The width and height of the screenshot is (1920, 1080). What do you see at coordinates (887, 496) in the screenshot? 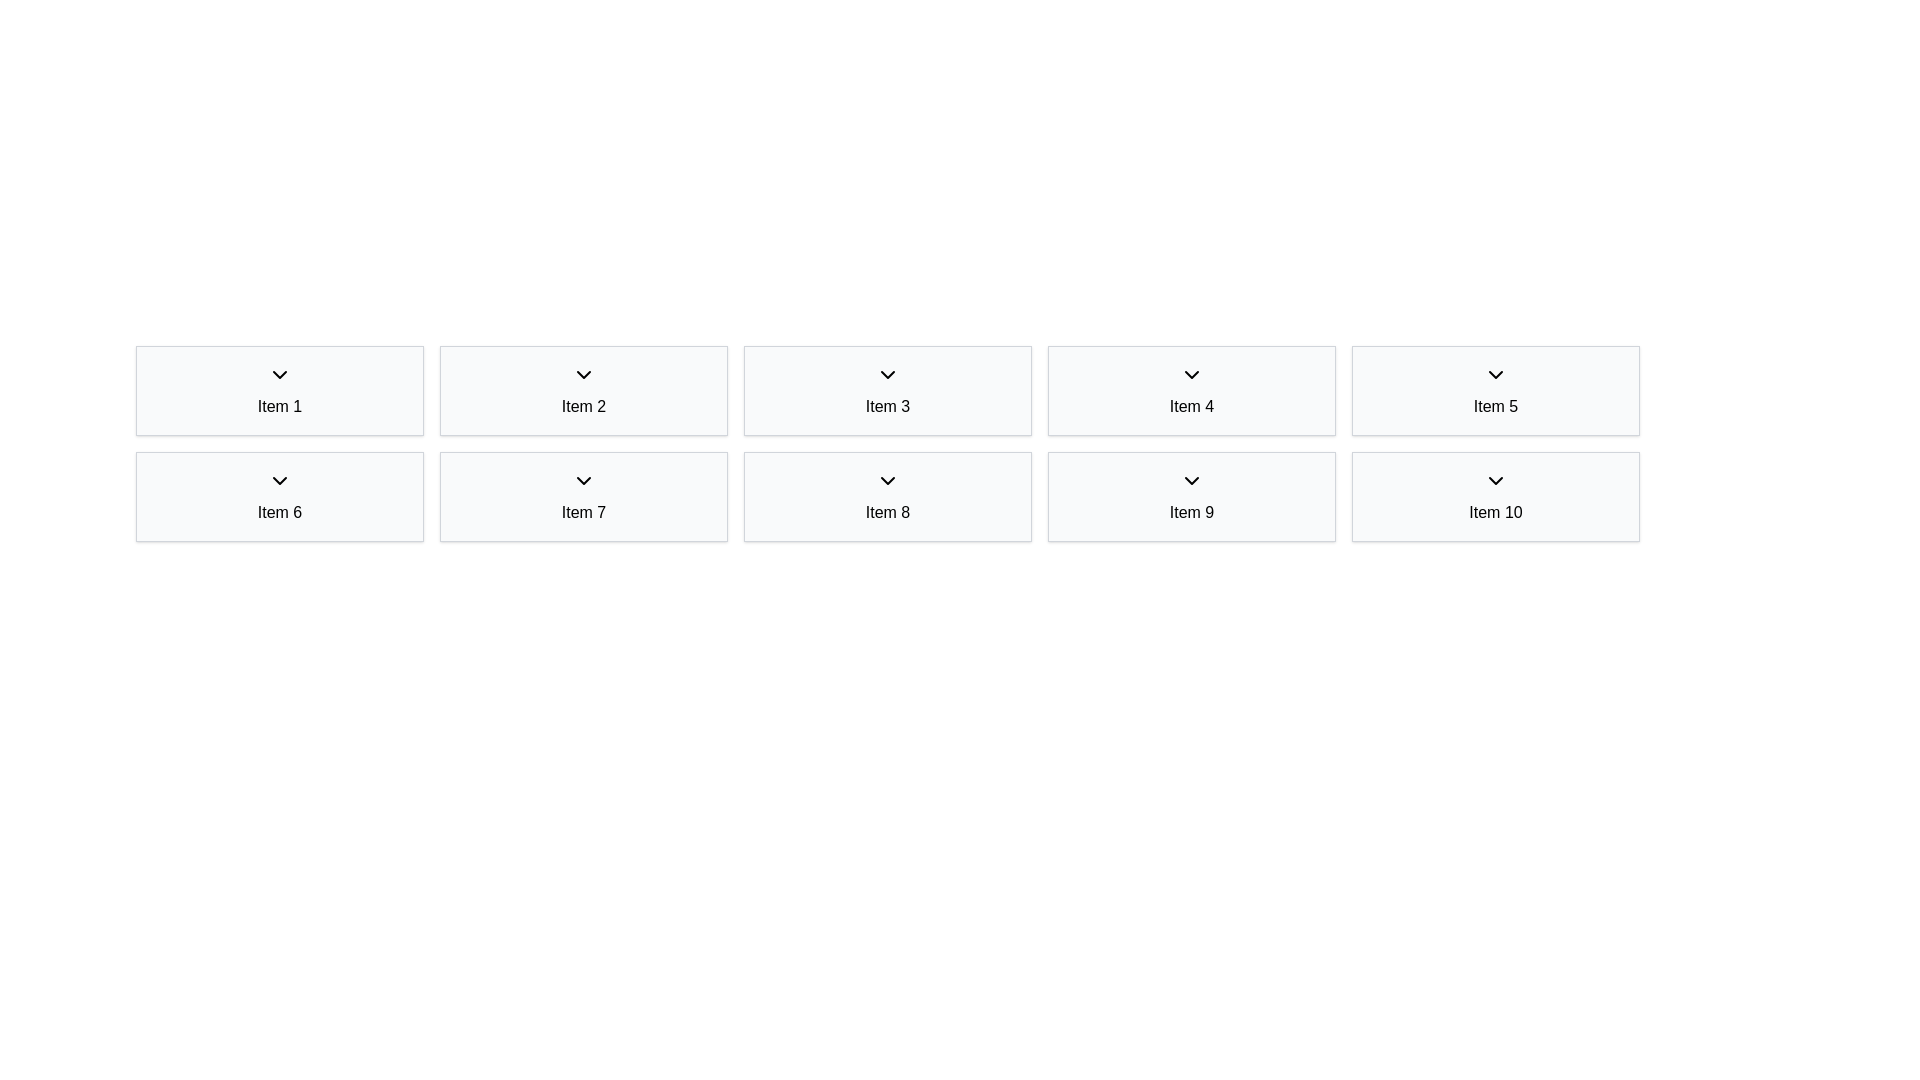
I see `the Grid Item located in the second row and third position, which corresponds to 'Item 8'` at bounding box center [887, 496].